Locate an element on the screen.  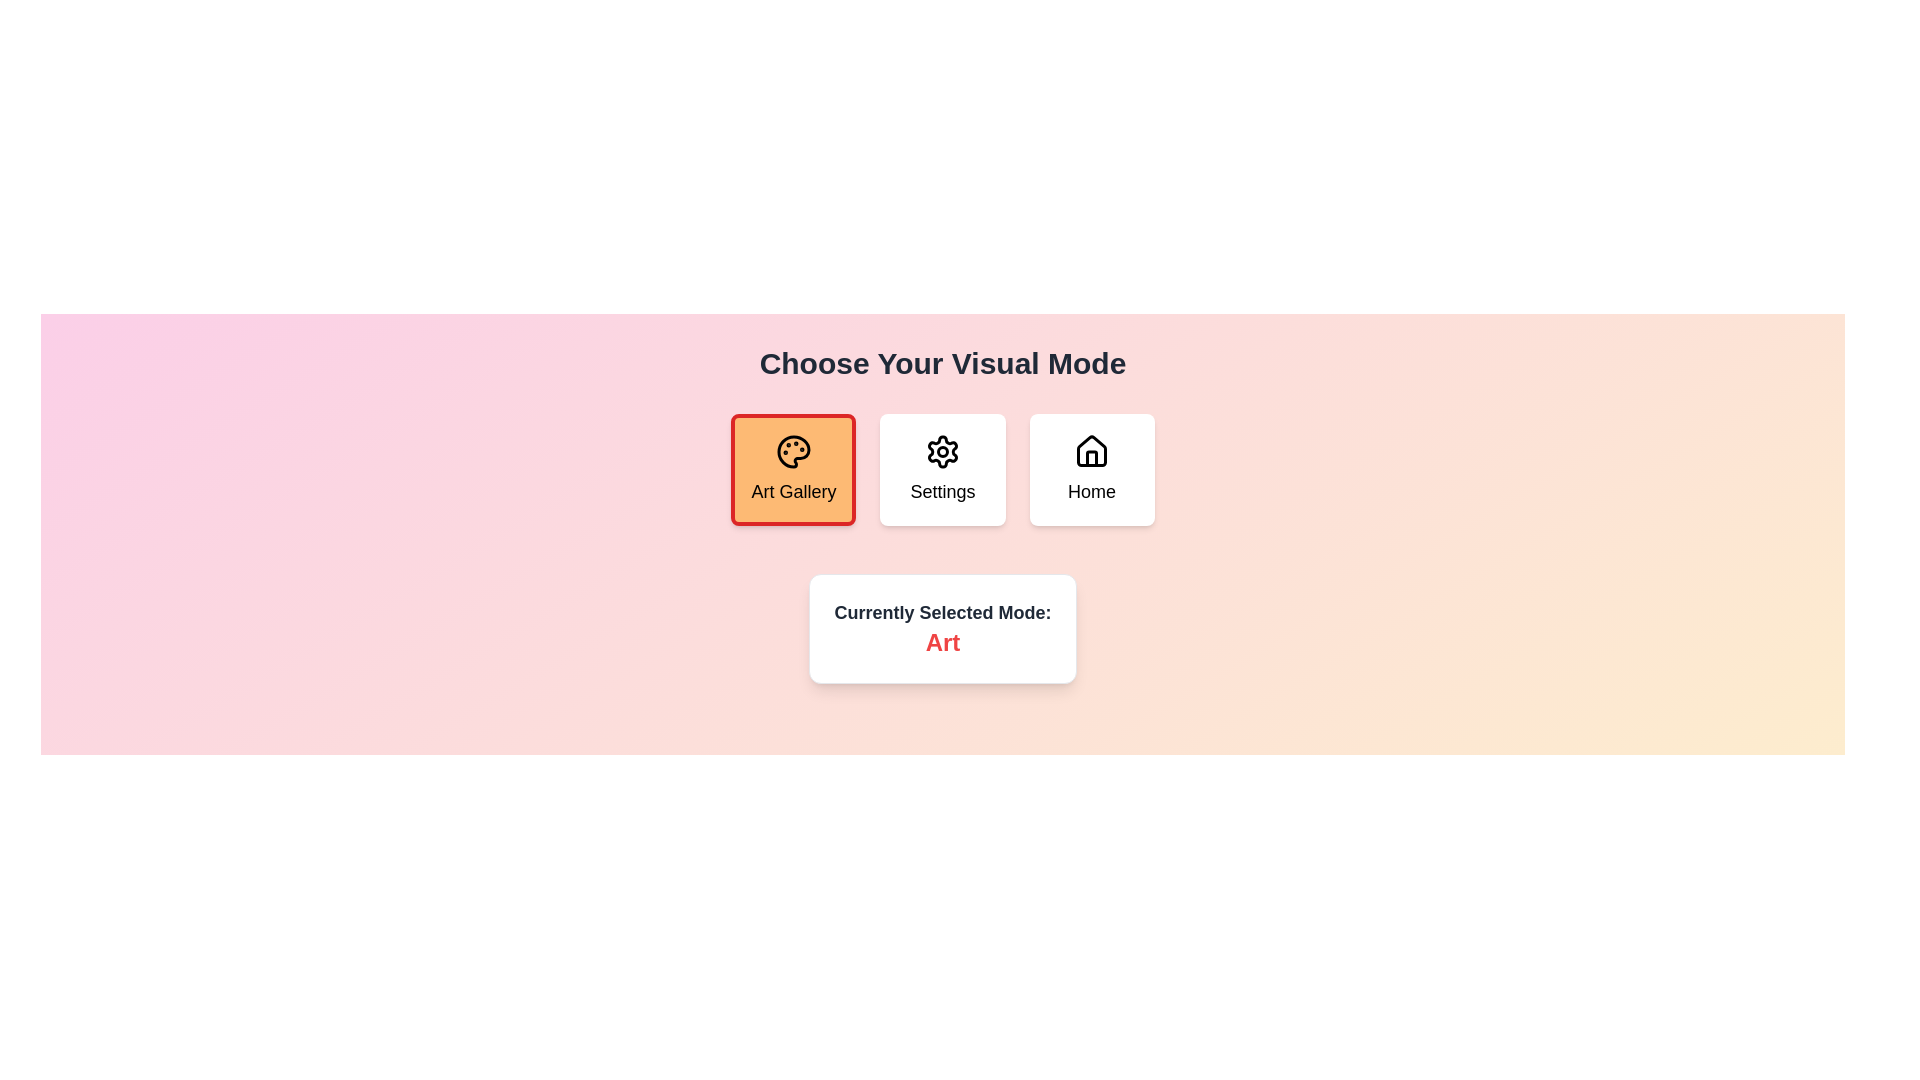
the mode labeled Settings to inspect its icon and label is located at coordinates (941, 470).